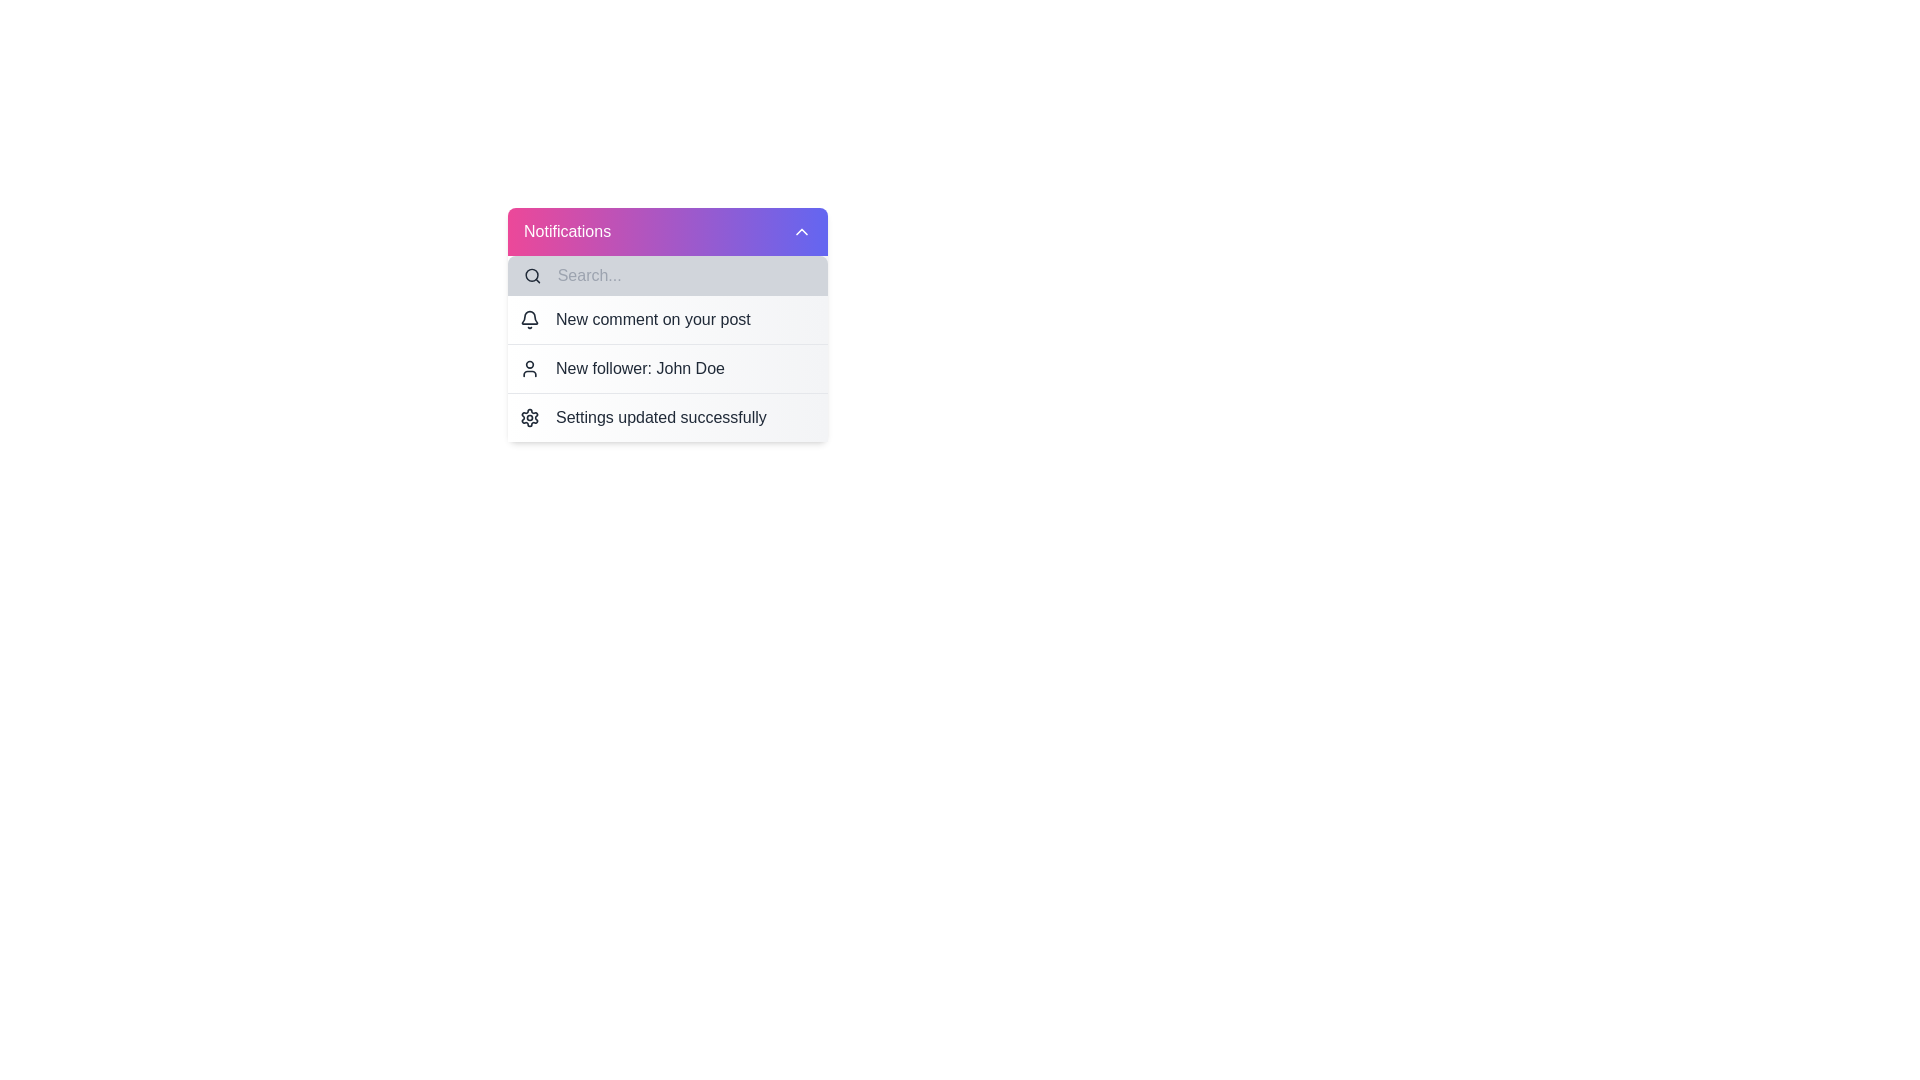 Image resolution: width=1920 pixels, height=1080 pixels. What do you see at coordinates (667, 230) in the screenshot?
I see `the Notifications button to toggle the menu's visibility` at bounding box center [667, 230].